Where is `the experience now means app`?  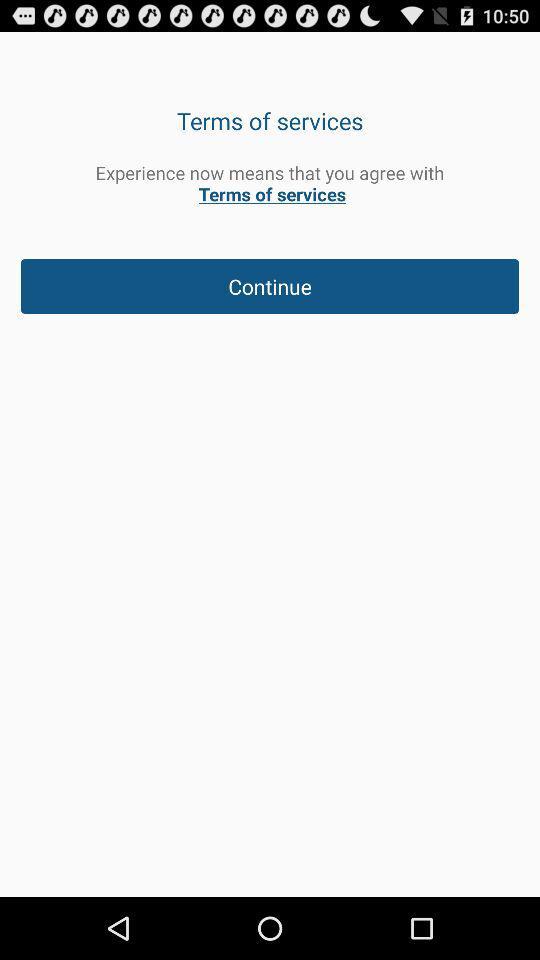
the experience now means app is located at coordinates (270, 183).